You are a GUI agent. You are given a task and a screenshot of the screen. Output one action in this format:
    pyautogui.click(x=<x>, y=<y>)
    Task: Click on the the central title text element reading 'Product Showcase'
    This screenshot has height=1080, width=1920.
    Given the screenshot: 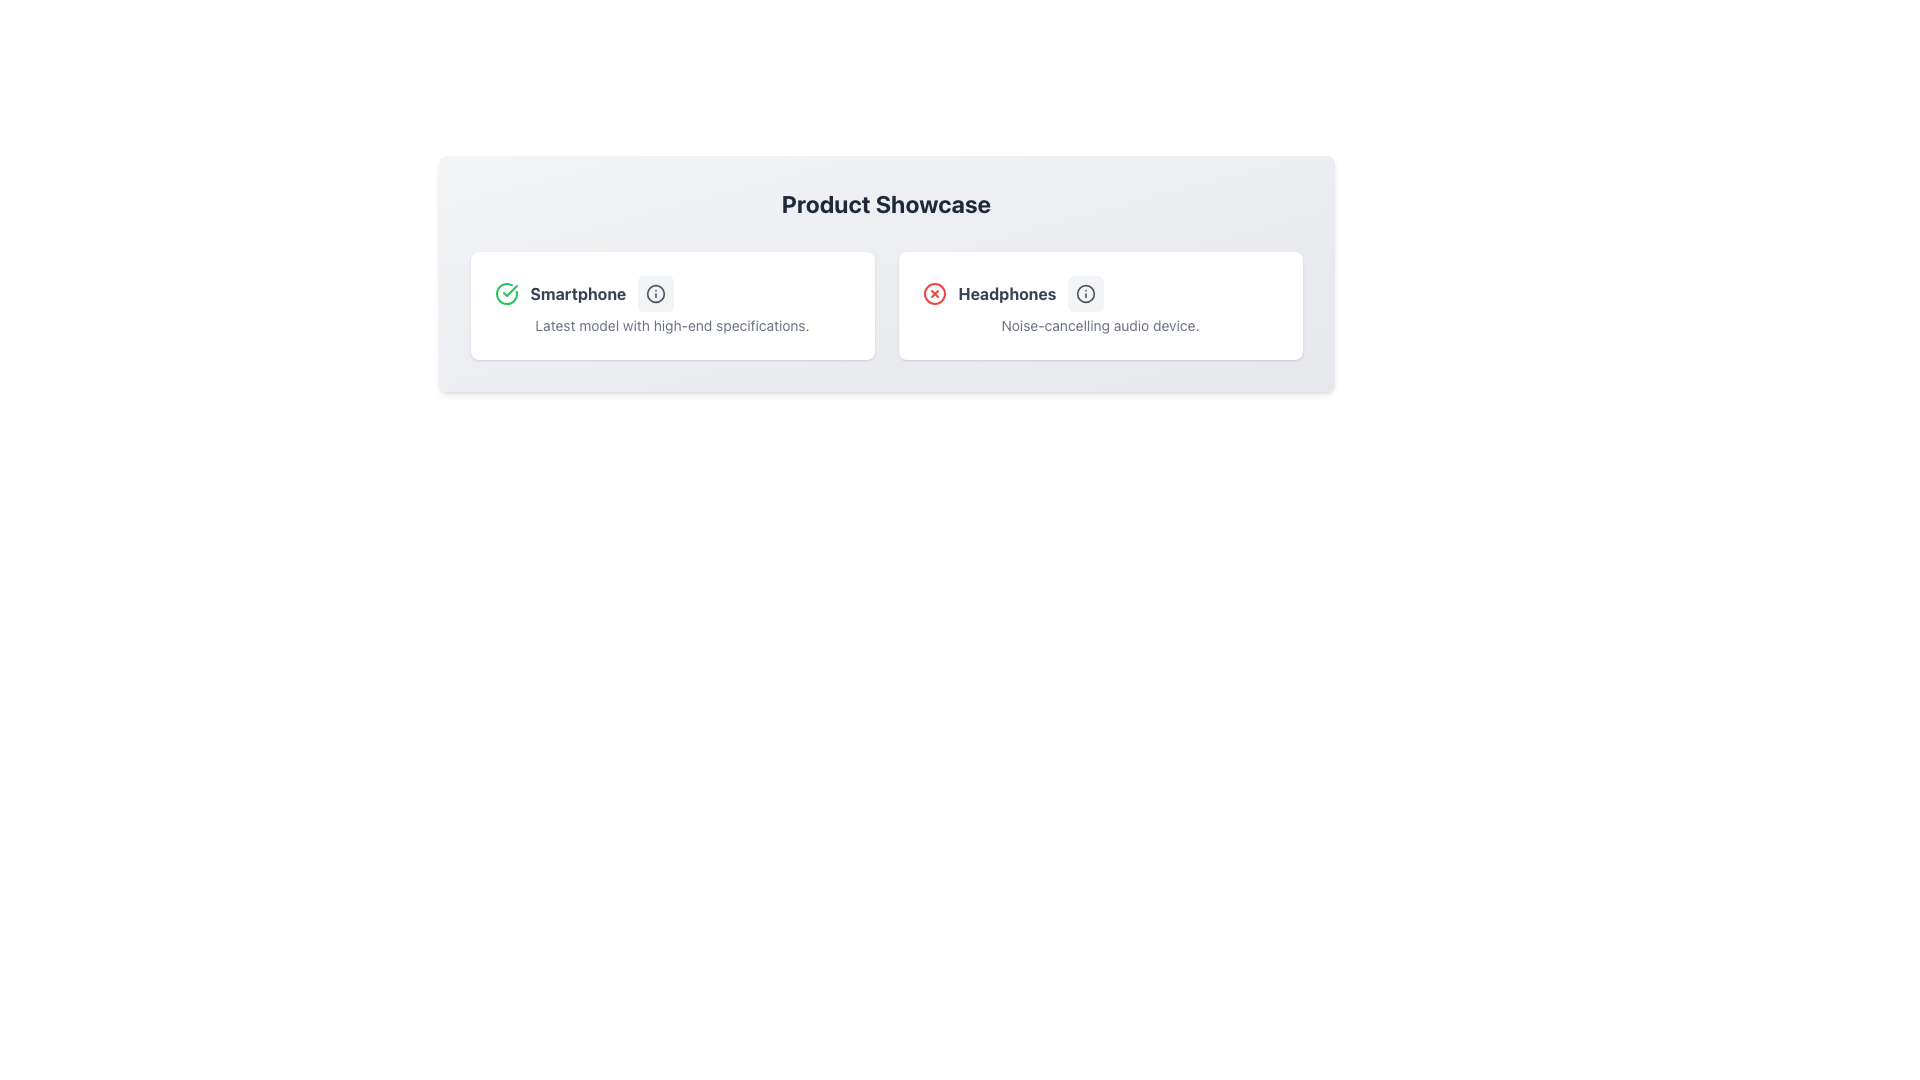 What is the action you would take?
    pyautogui.click(x=885, y=204)
    